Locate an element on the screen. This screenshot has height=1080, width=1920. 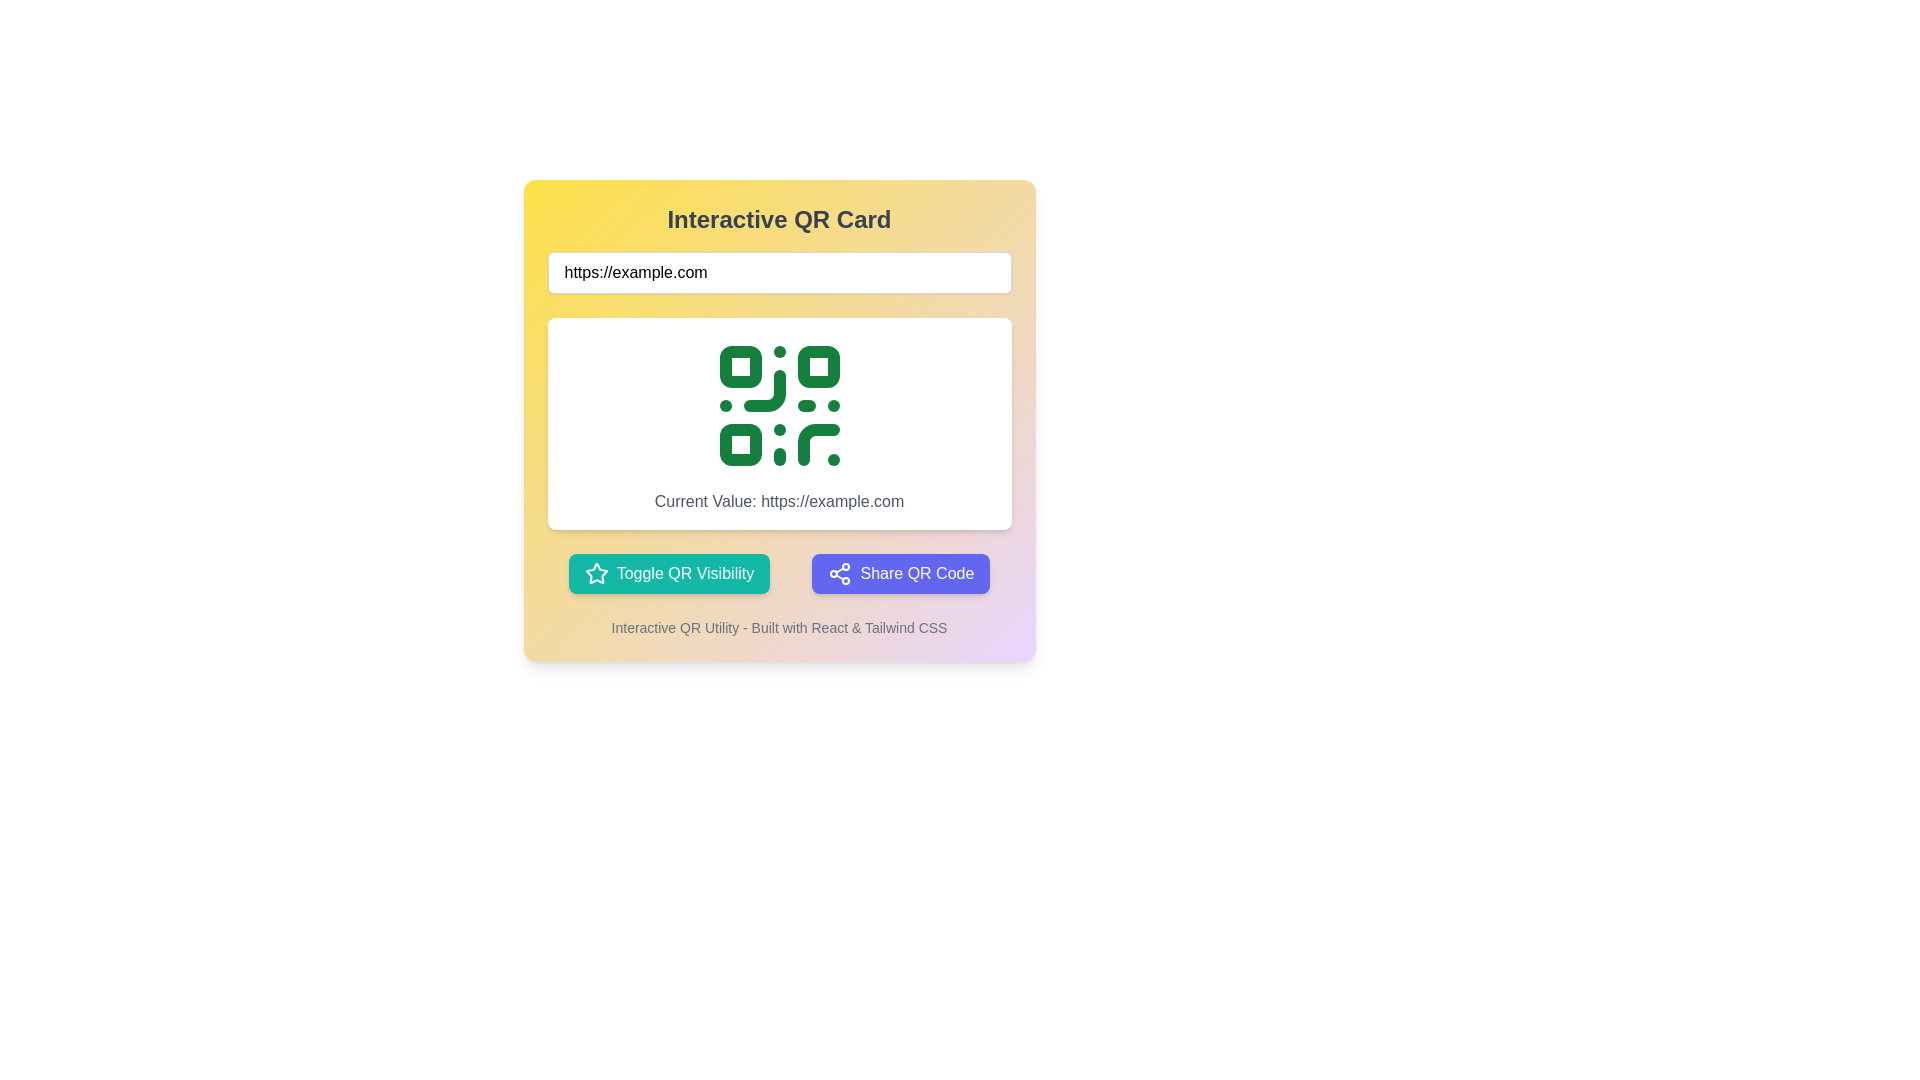
the second small square from the left in the top row of the QR code grid within the SVG component is located at coordinates (818, 366).